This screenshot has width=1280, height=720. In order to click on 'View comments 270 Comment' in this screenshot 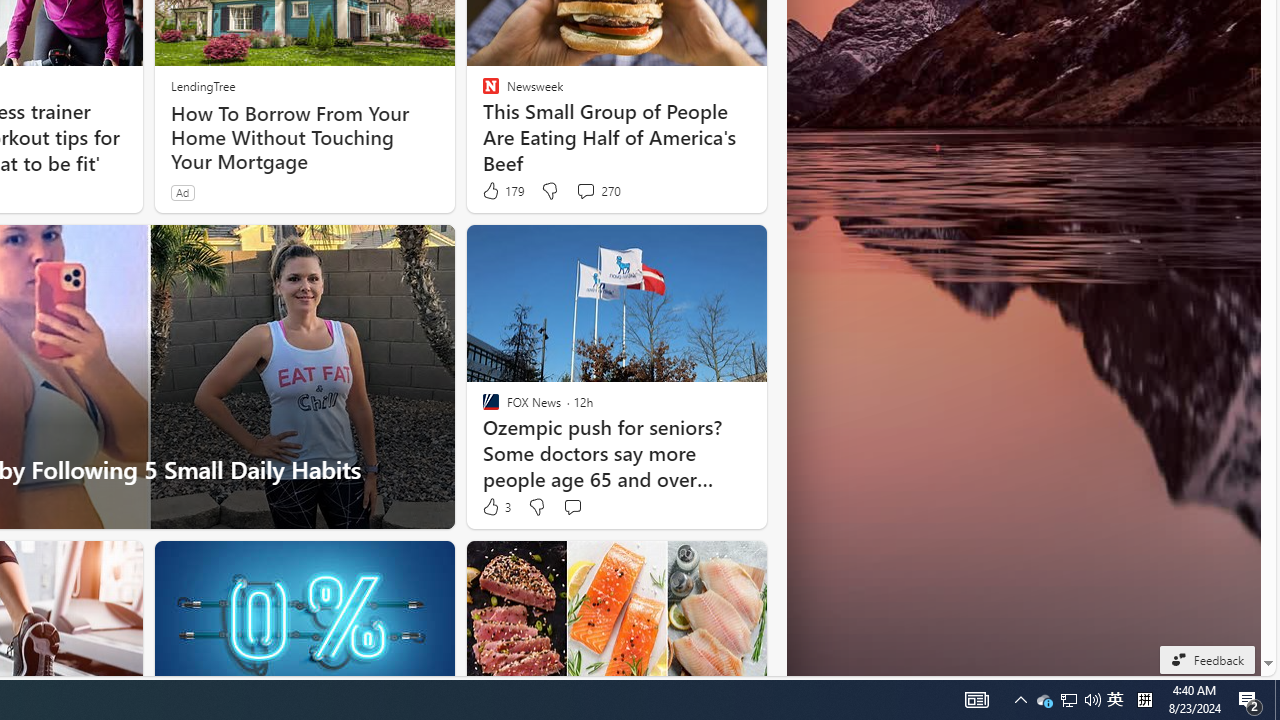, I will do `click(584, 190)`.